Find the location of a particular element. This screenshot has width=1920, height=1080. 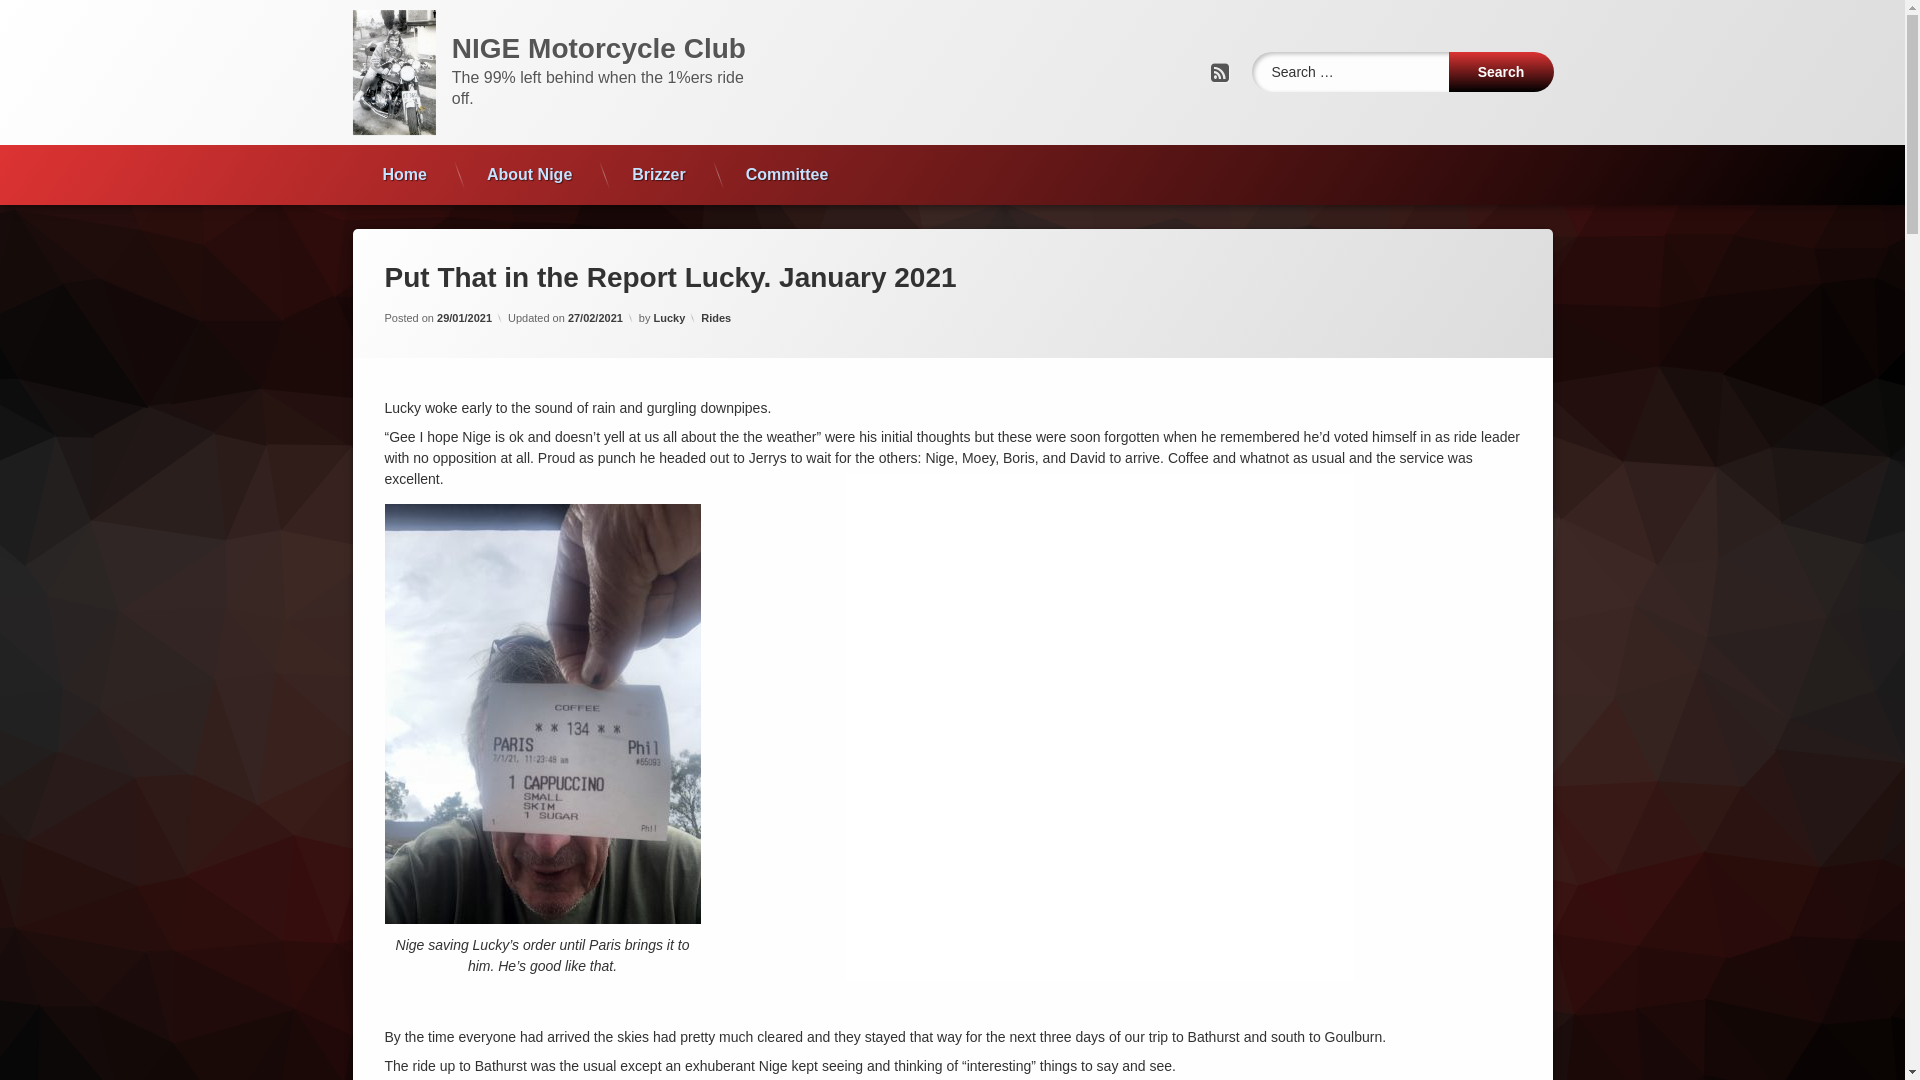

'Home' is located at coordinates (402, 173).